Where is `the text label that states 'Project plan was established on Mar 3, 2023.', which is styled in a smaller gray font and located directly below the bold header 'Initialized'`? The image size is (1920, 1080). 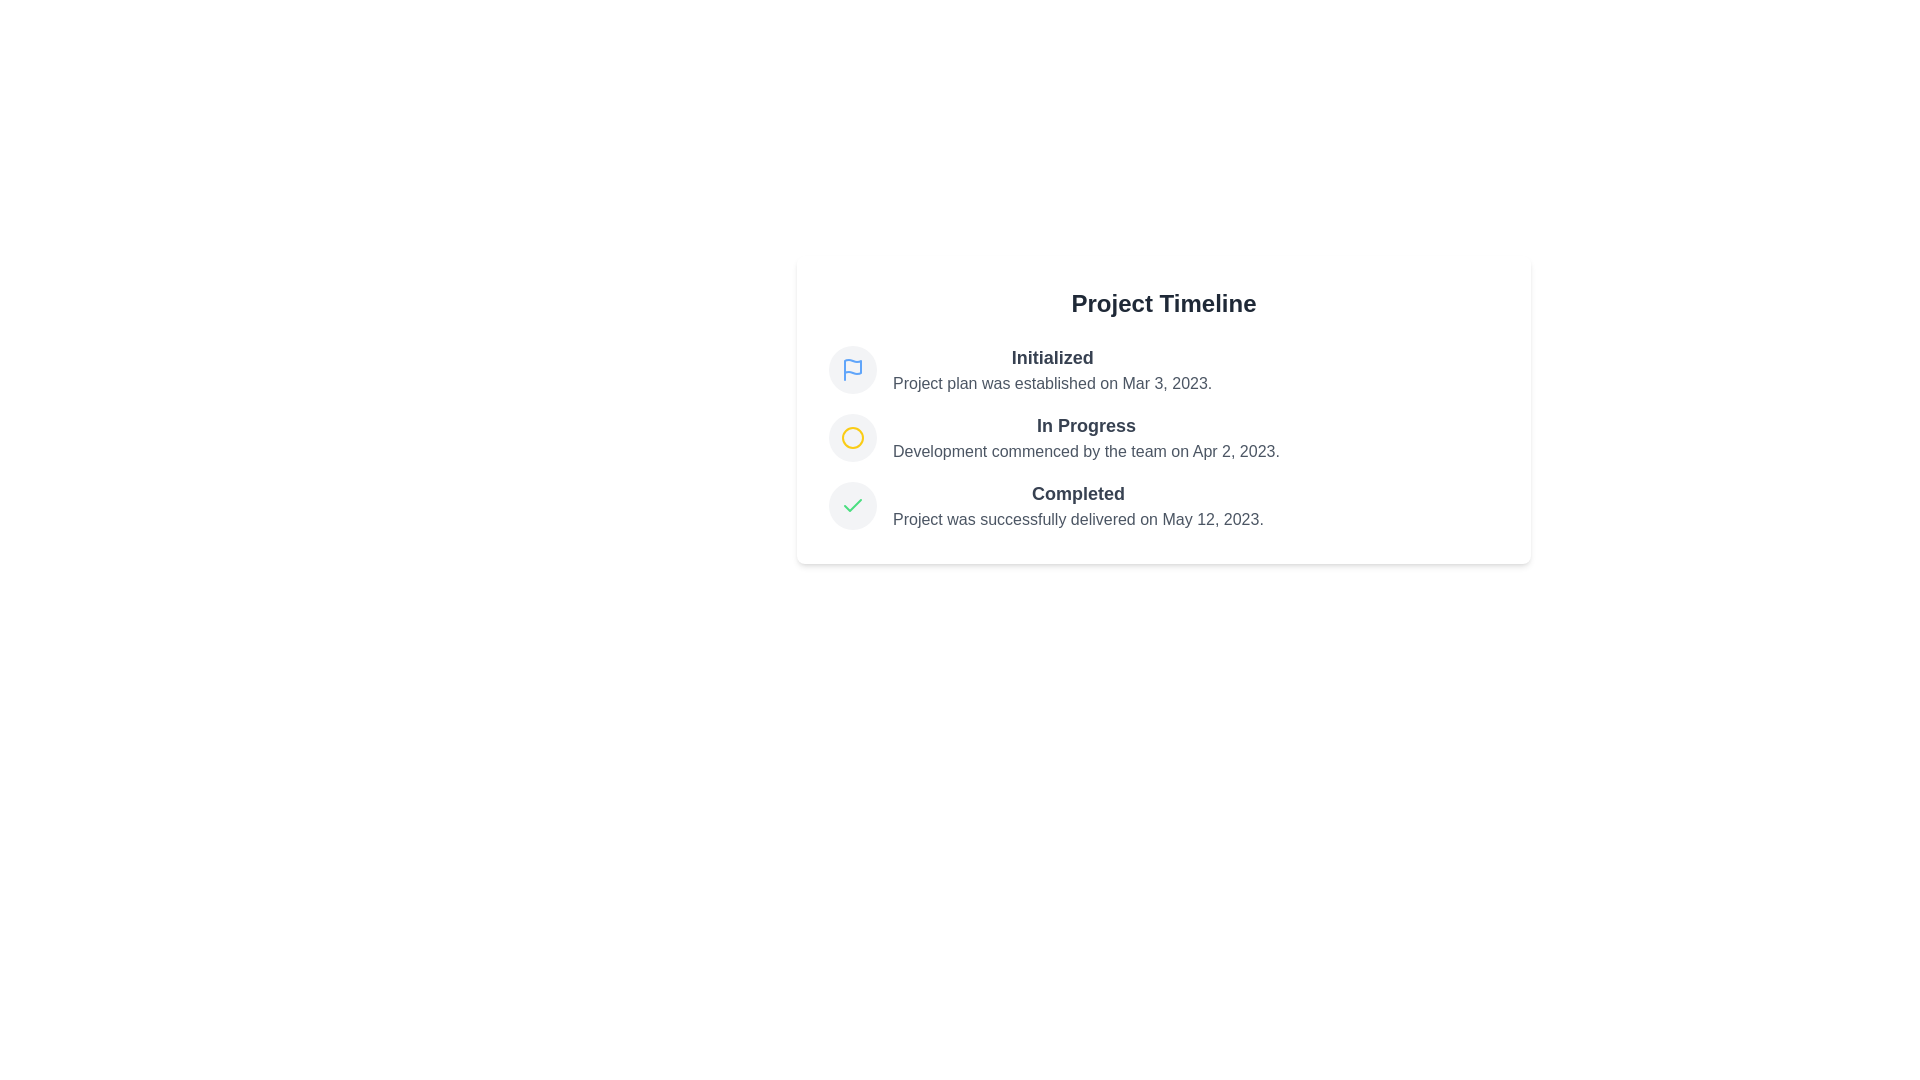 the text label that states 'Project plan was established on Mar 3, 2023.', which is styled in a smaller gray font and located directly below the bold header 'Initialized' is located at coordinates (1051, 384).